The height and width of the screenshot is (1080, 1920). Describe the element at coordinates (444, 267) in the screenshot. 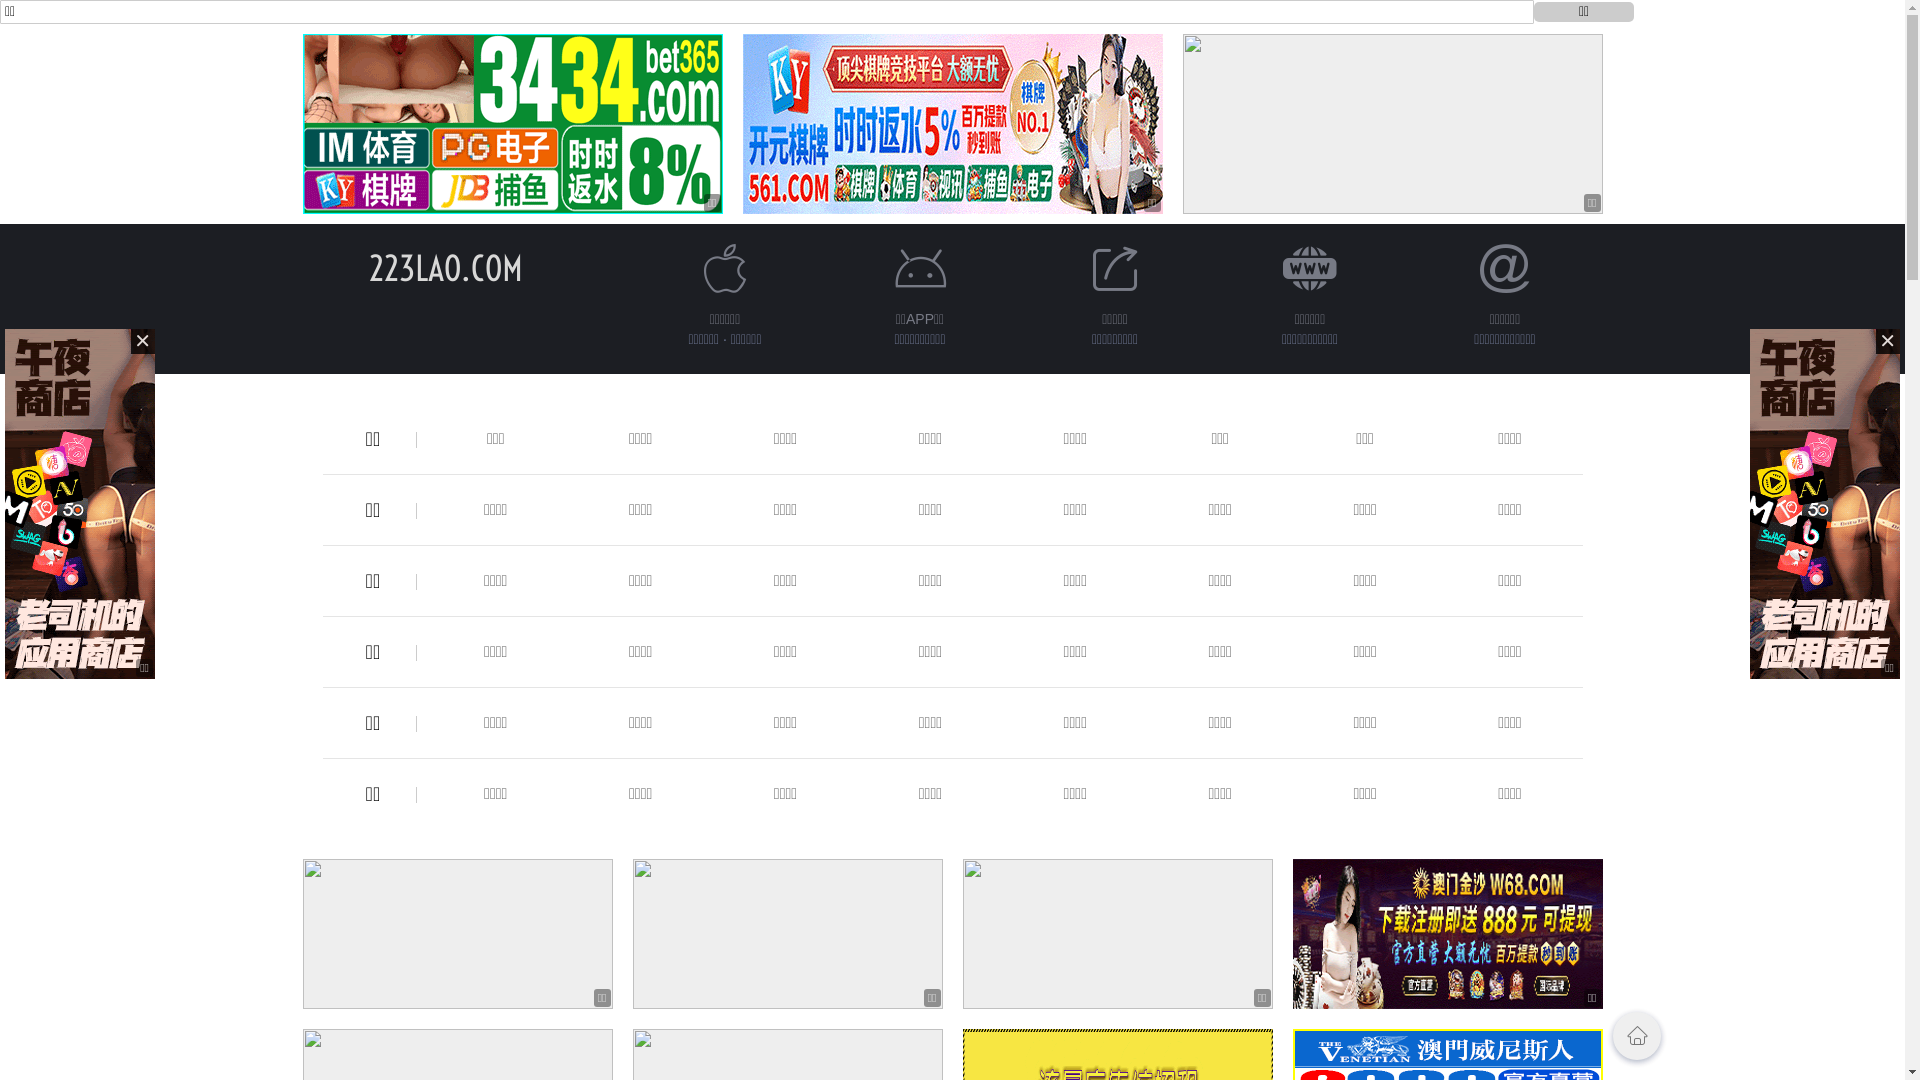

I see `'223LAO.COM'` at that location.